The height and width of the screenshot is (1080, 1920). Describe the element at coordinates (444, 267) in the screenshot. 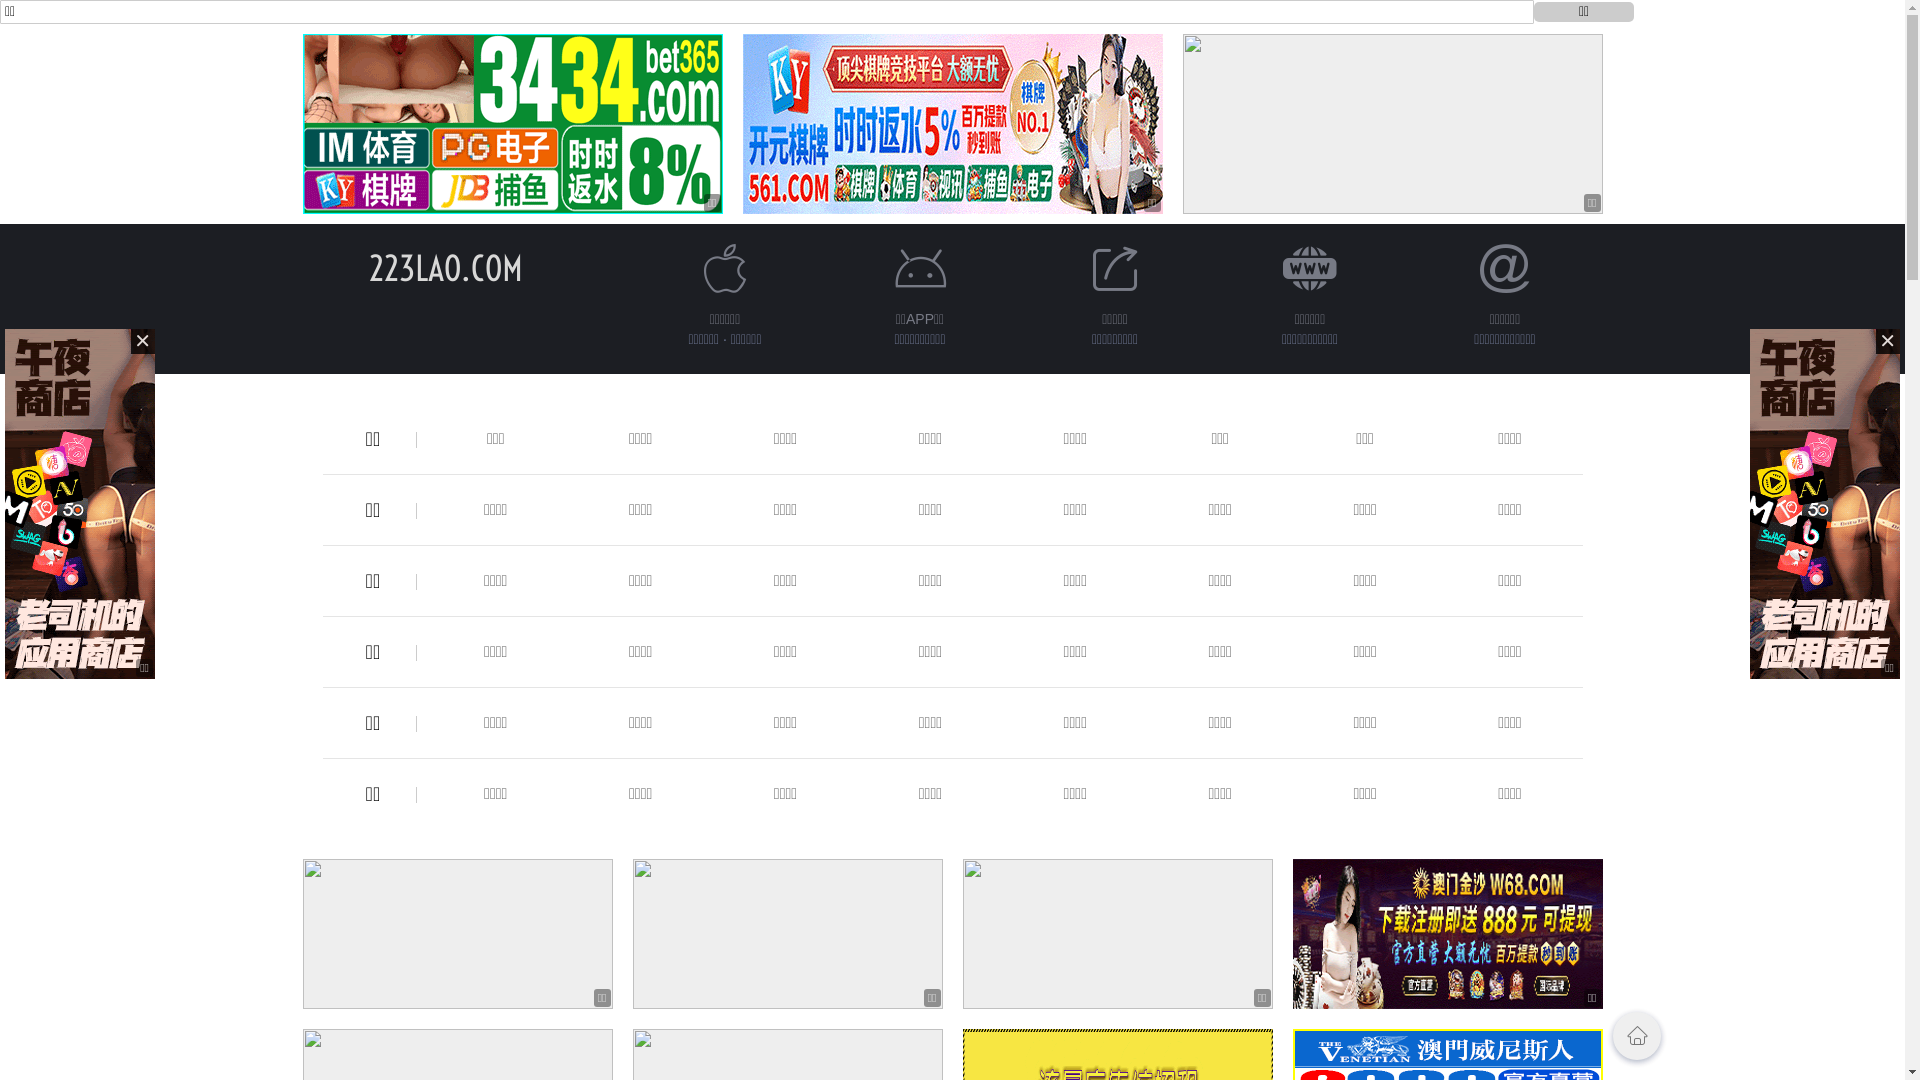

I see `'223LAO.COM'` at that location.